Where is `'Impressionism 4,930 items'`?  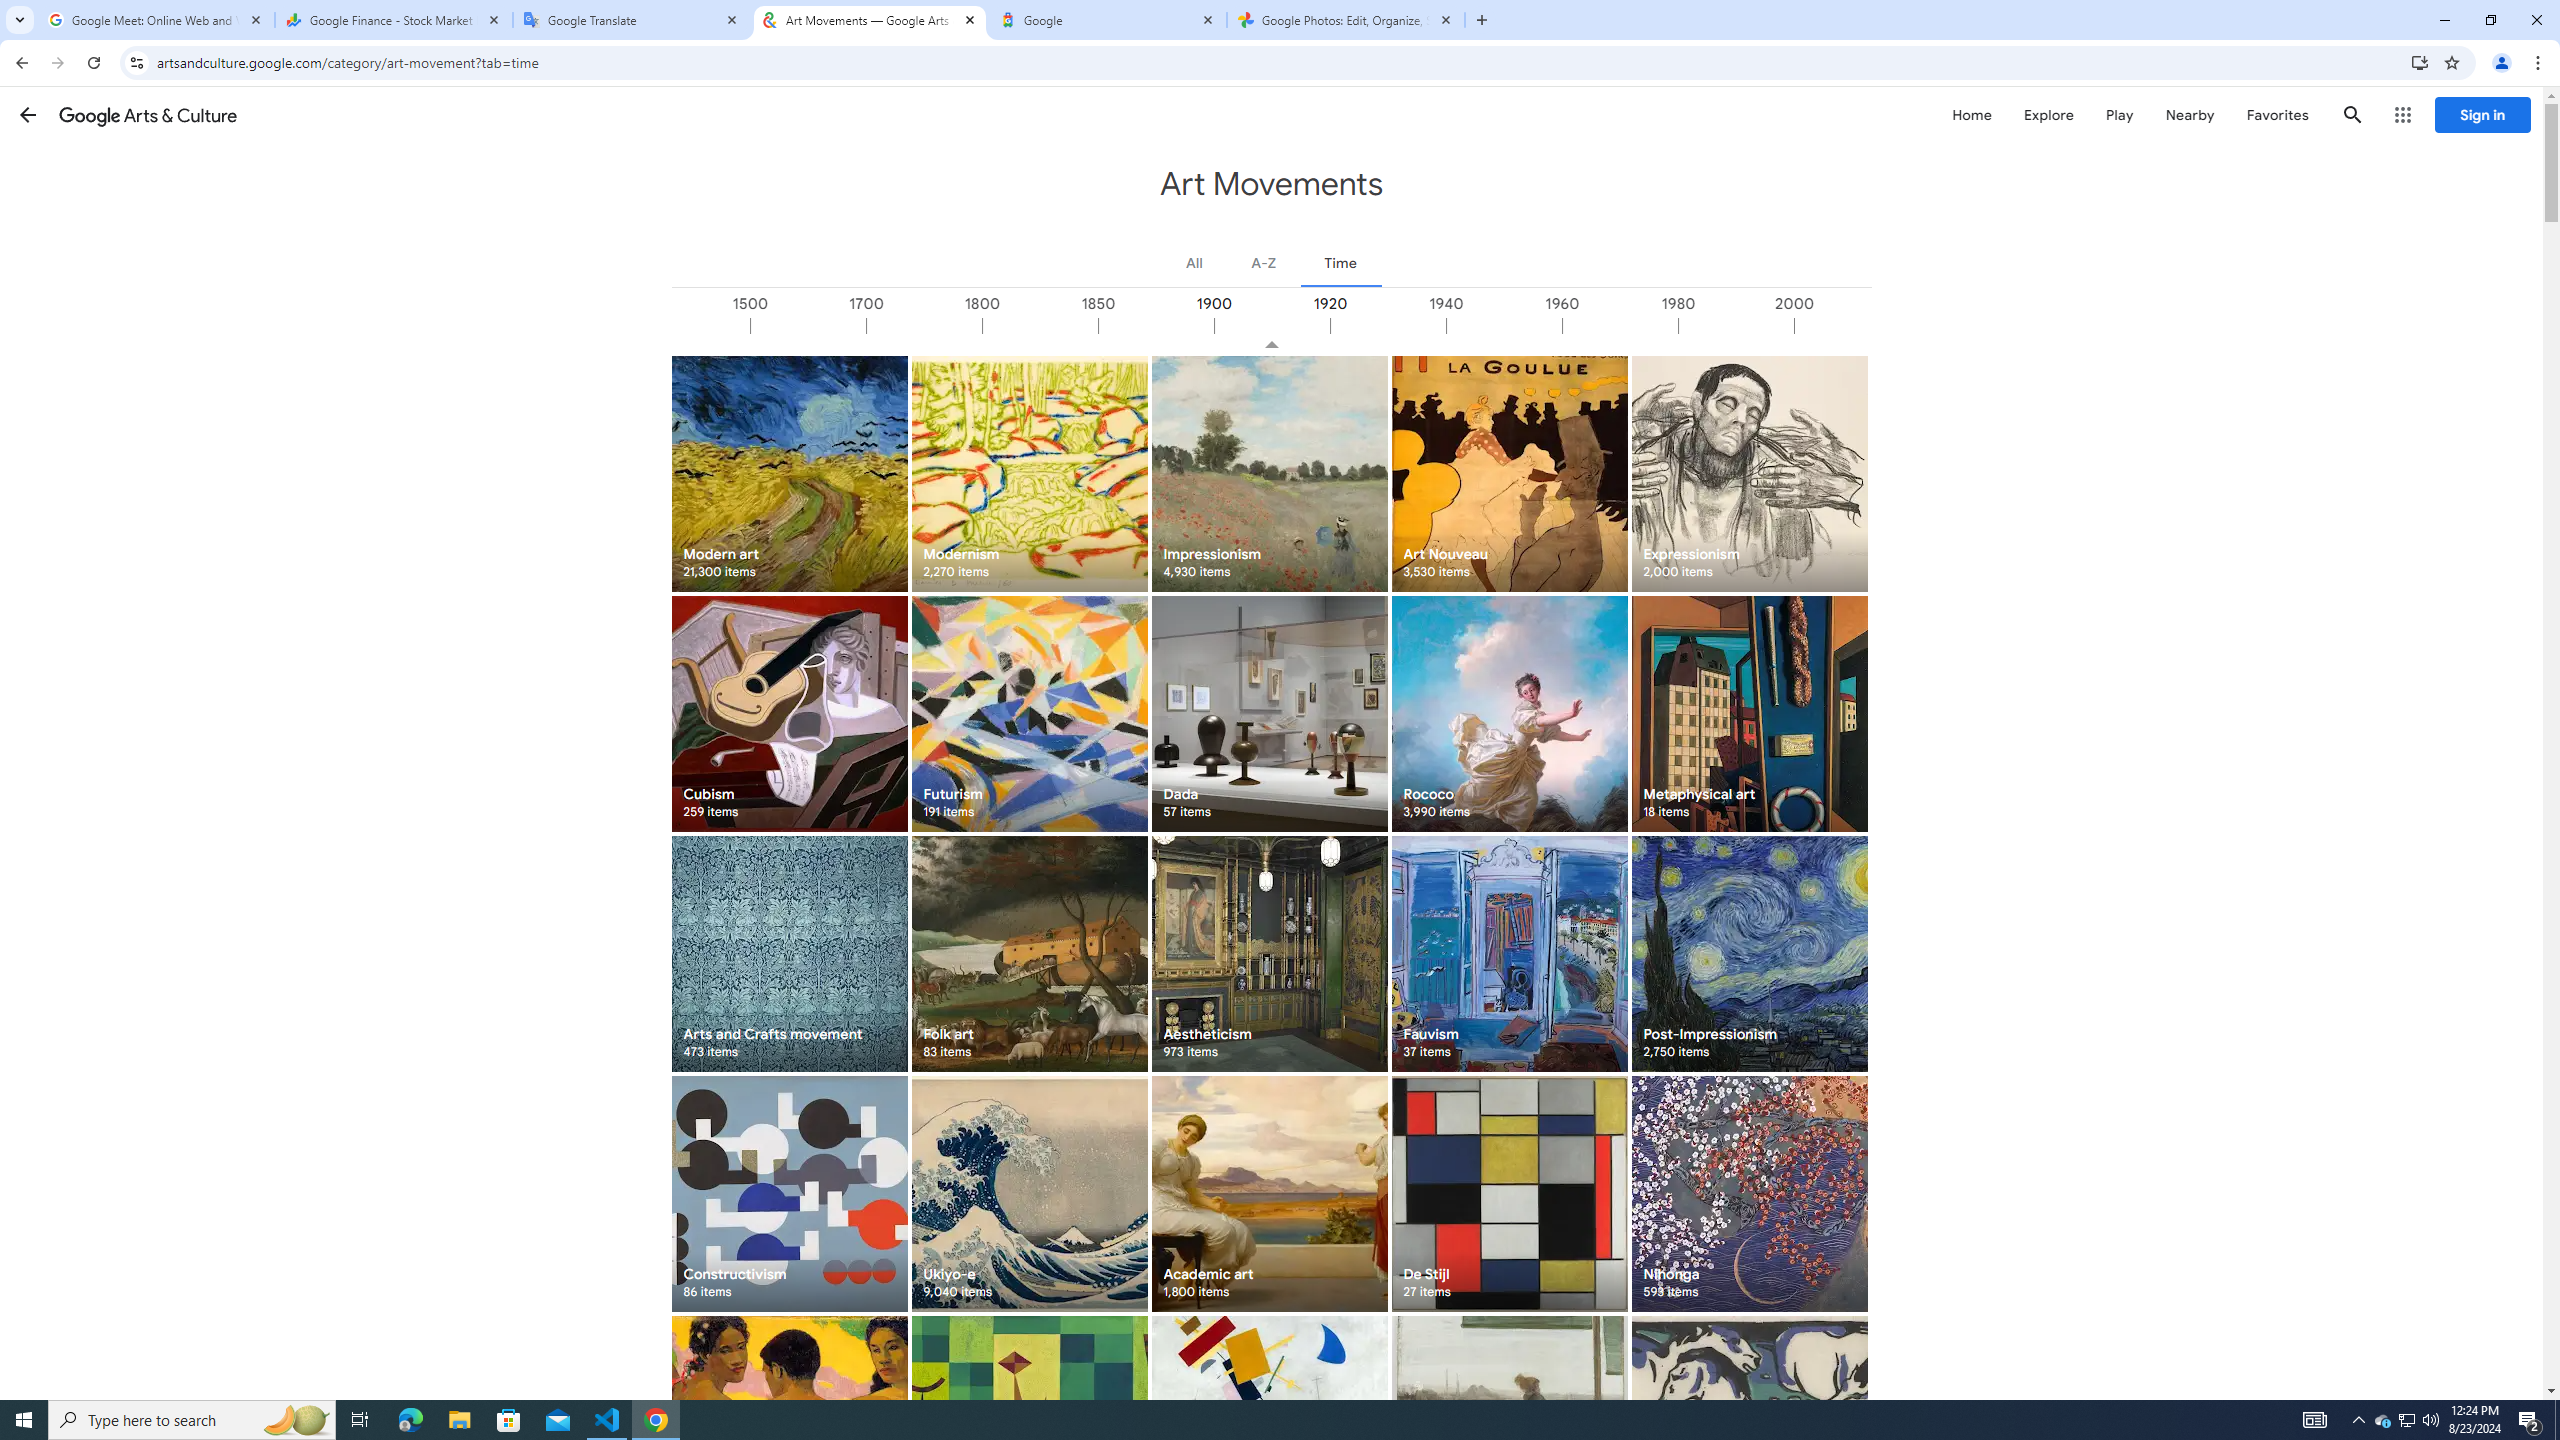 'Impressionism 4,930 items' is located at coordinates (1268, 472).